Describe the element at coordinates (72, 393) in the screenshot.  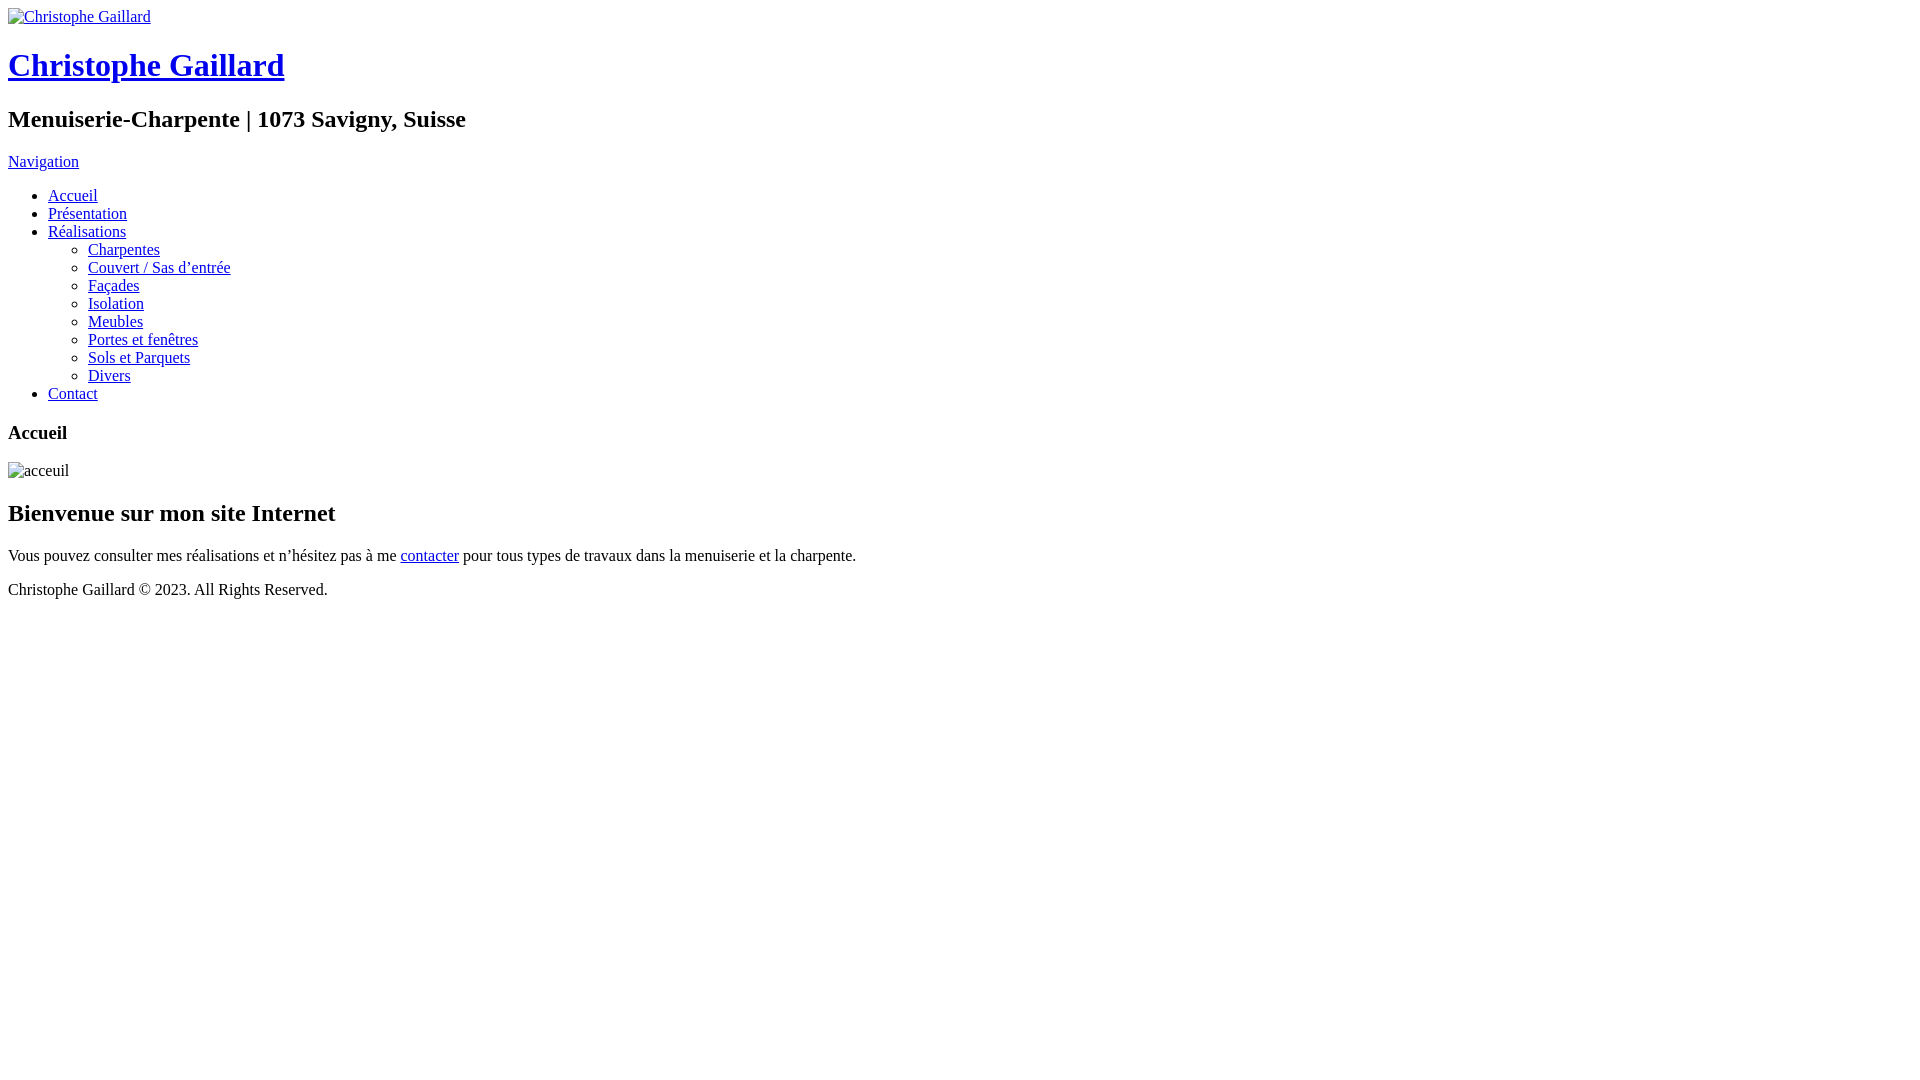
I see `'Contact'` at that location.